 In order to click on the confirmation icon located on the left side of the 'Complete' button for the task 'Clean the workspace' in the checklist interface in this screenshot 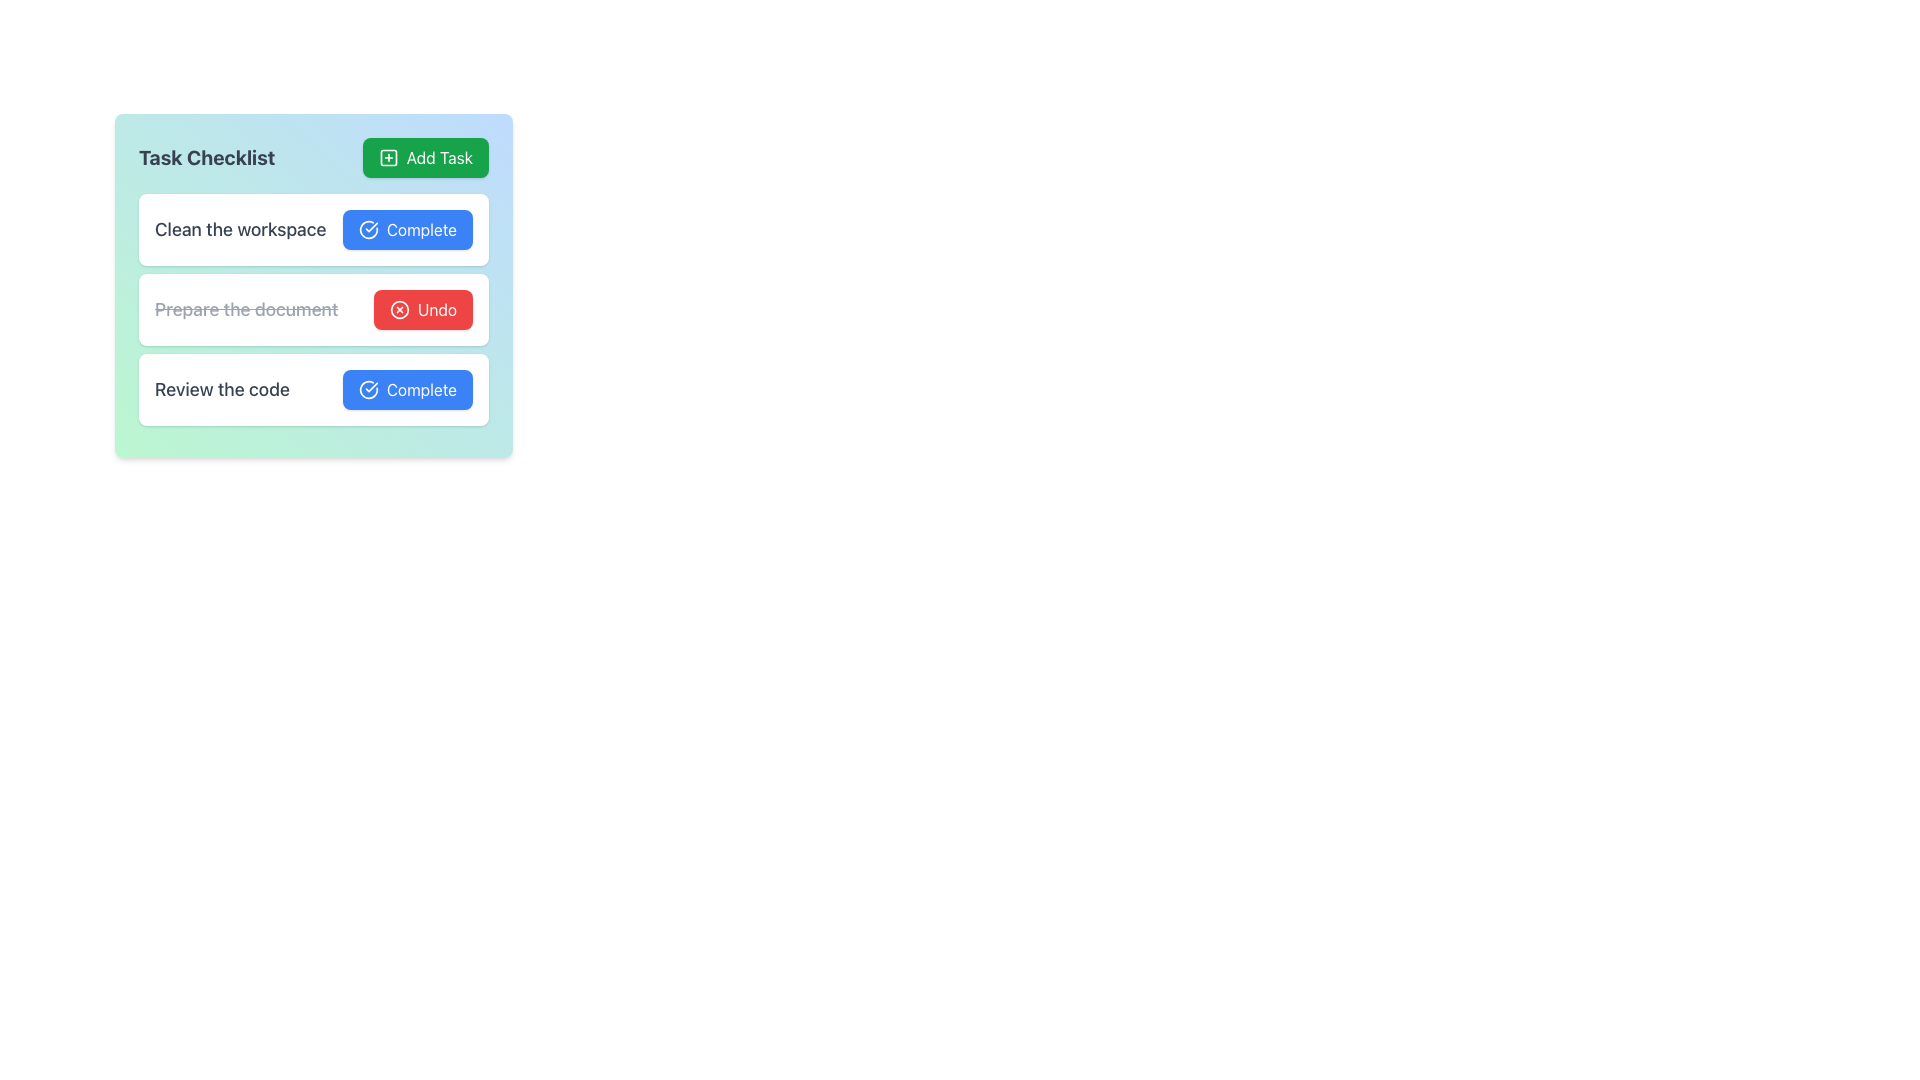, I will do `click(368, 229)`.